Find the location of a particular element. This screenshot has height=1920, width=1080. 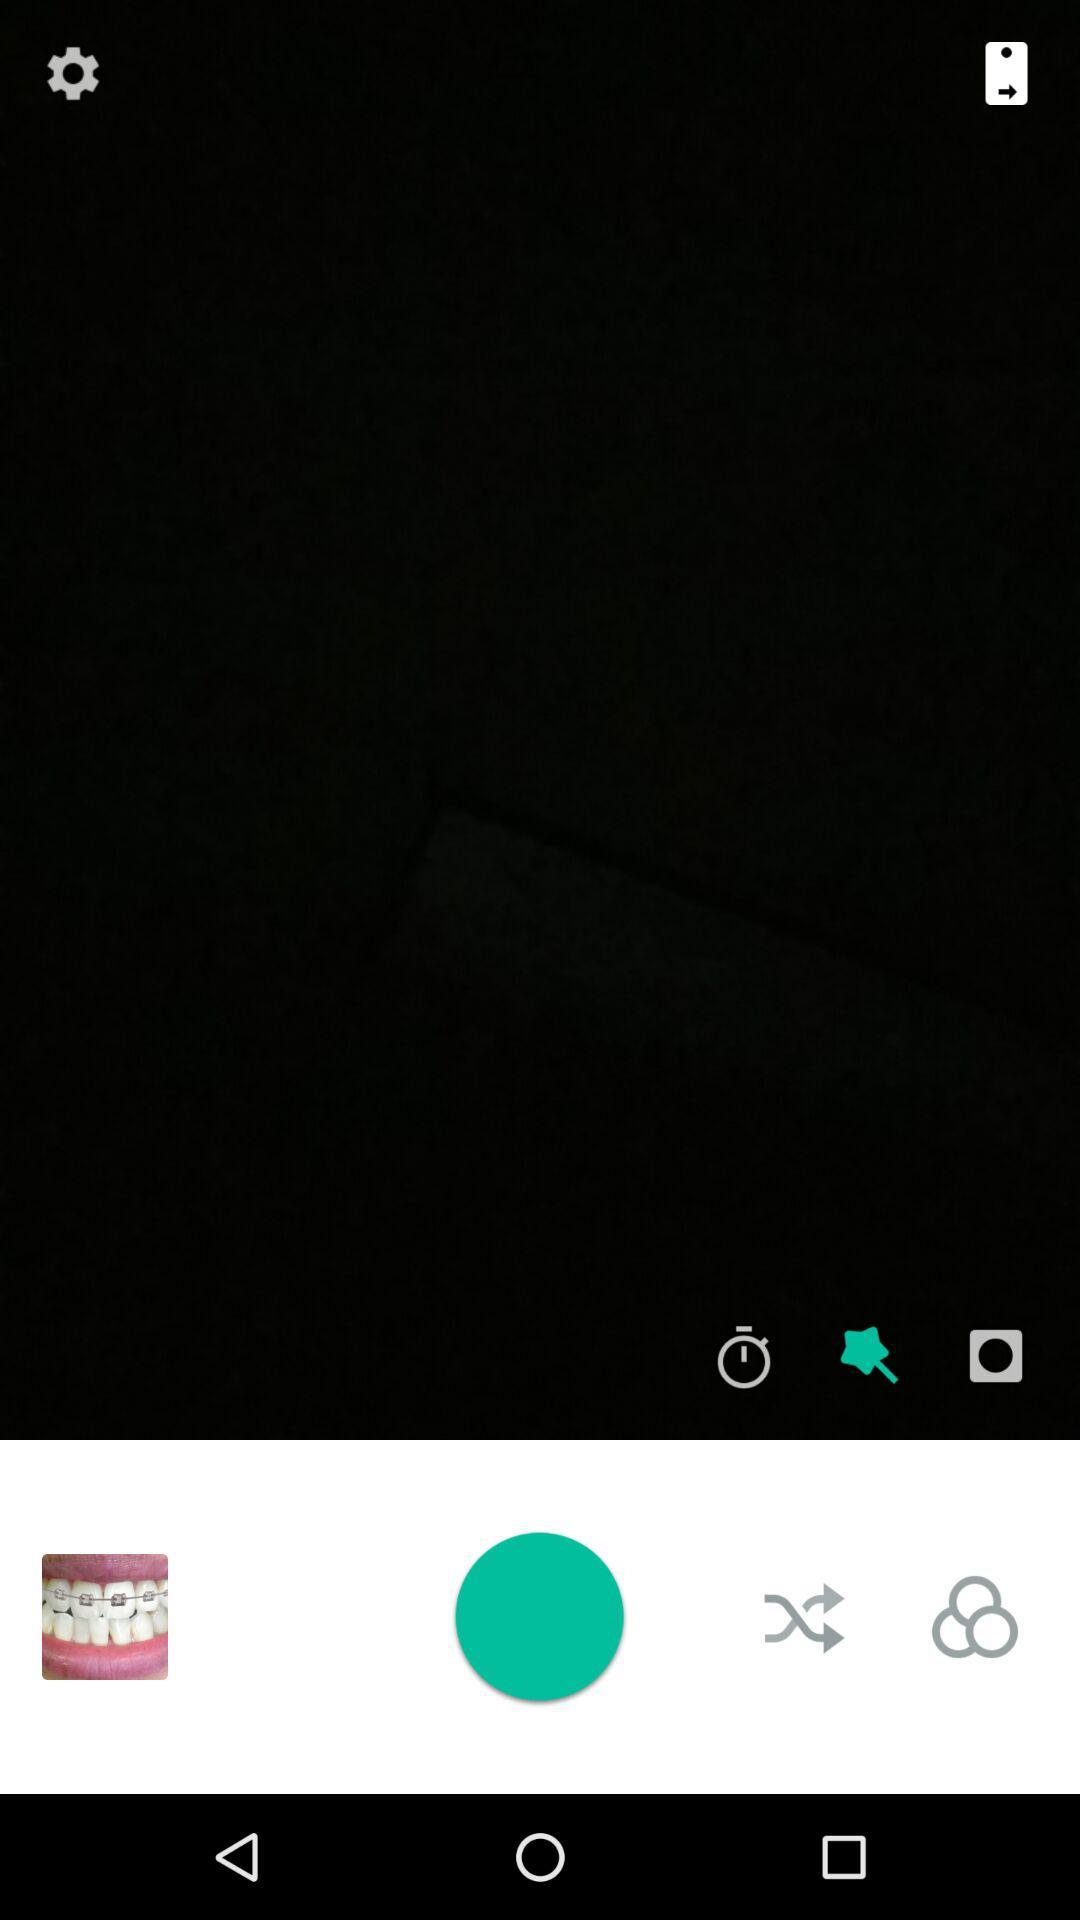

the time icon is located at coordinates (744, 1451).